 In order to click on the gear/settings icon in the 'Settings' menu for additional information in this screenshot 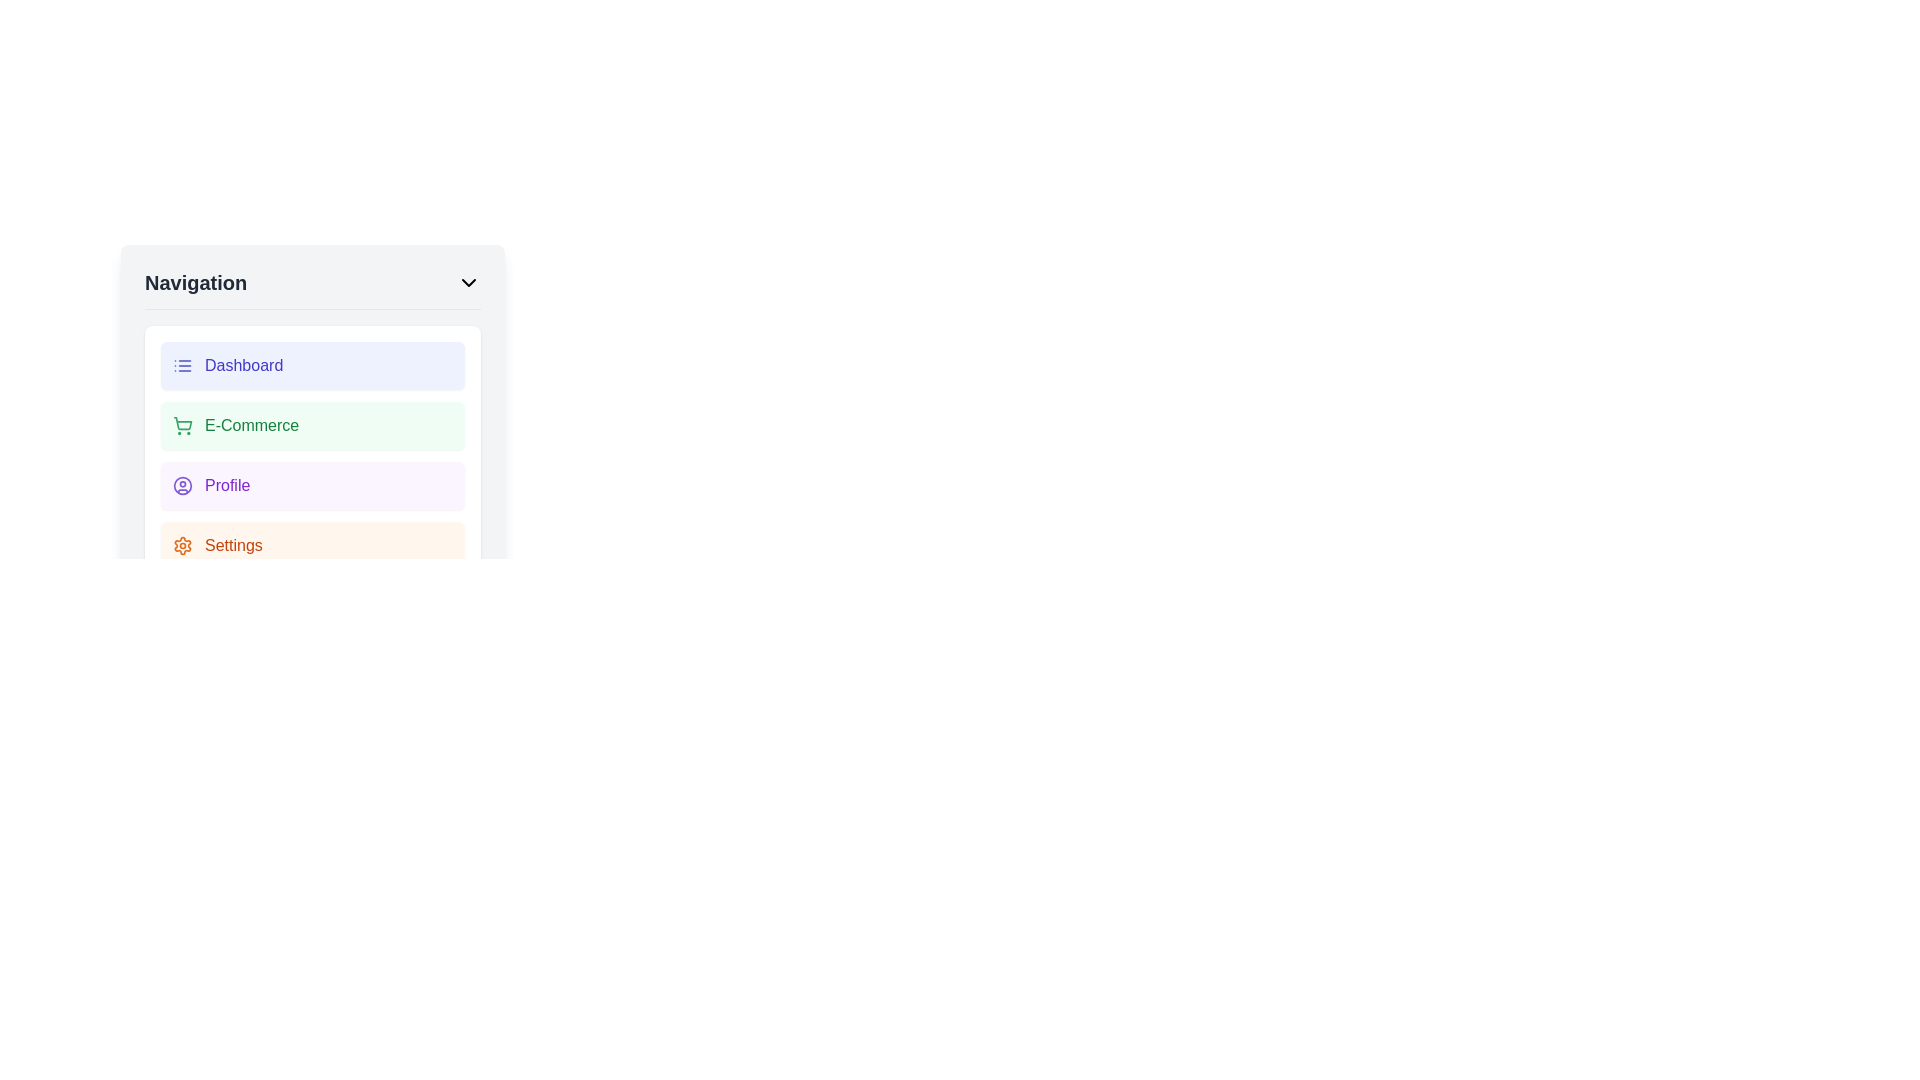, I will do `click(182, 546)`.